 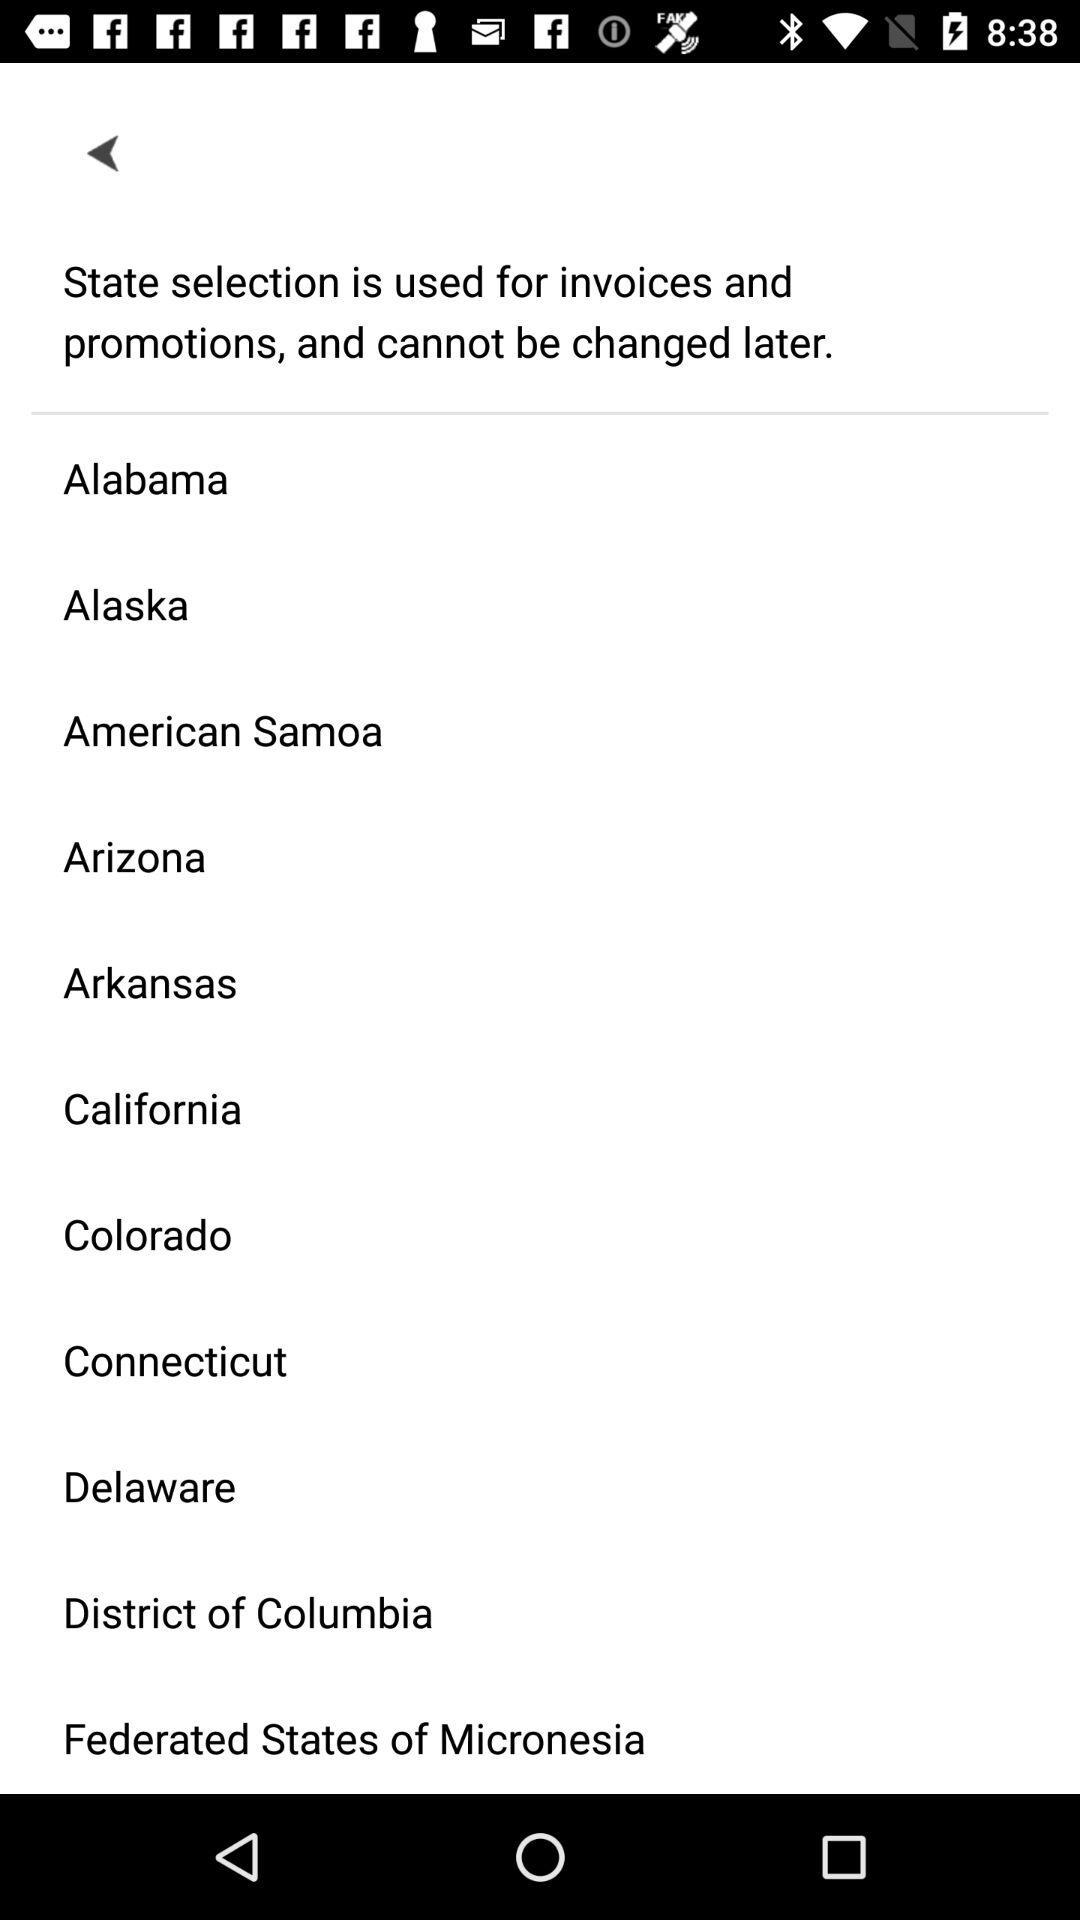 What do you see at coordinates (523, 1232) in the screenshot?
I see `colorado icon` at bounding box center [523, 1232].